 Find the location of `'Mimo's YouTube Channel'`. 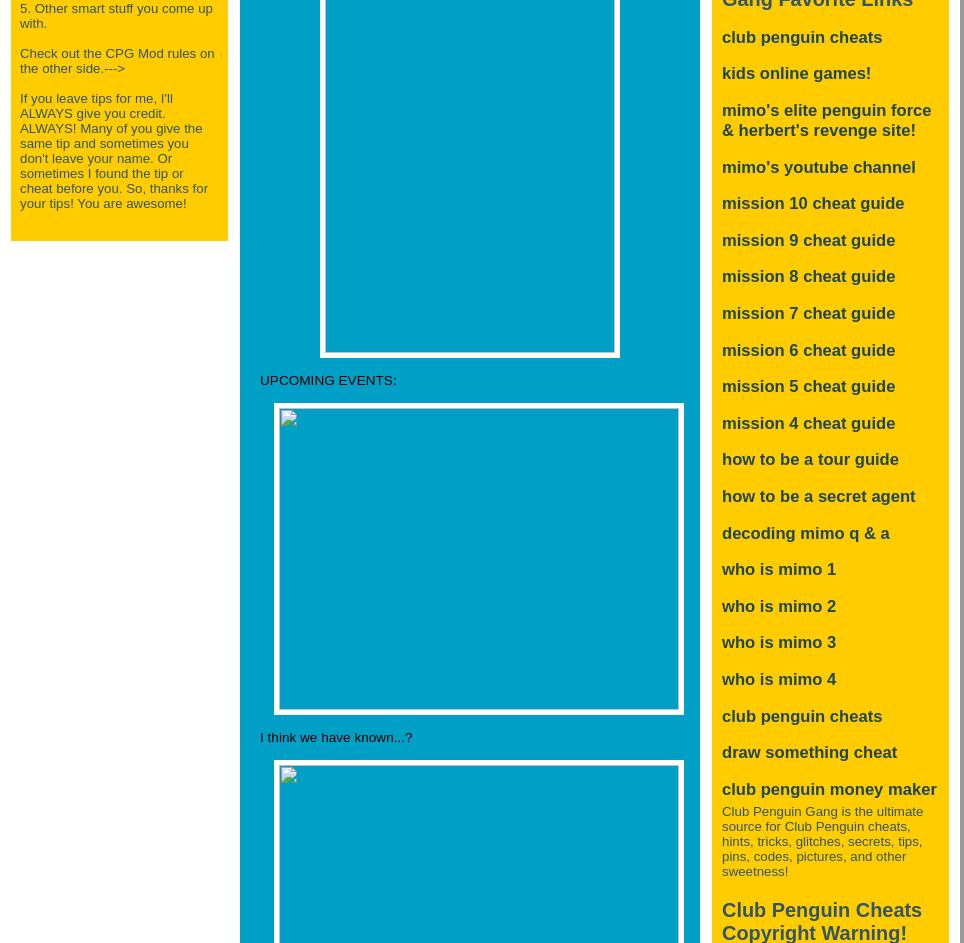

'Mimo's YouTube Channel' is located at coordinates (817, 165).